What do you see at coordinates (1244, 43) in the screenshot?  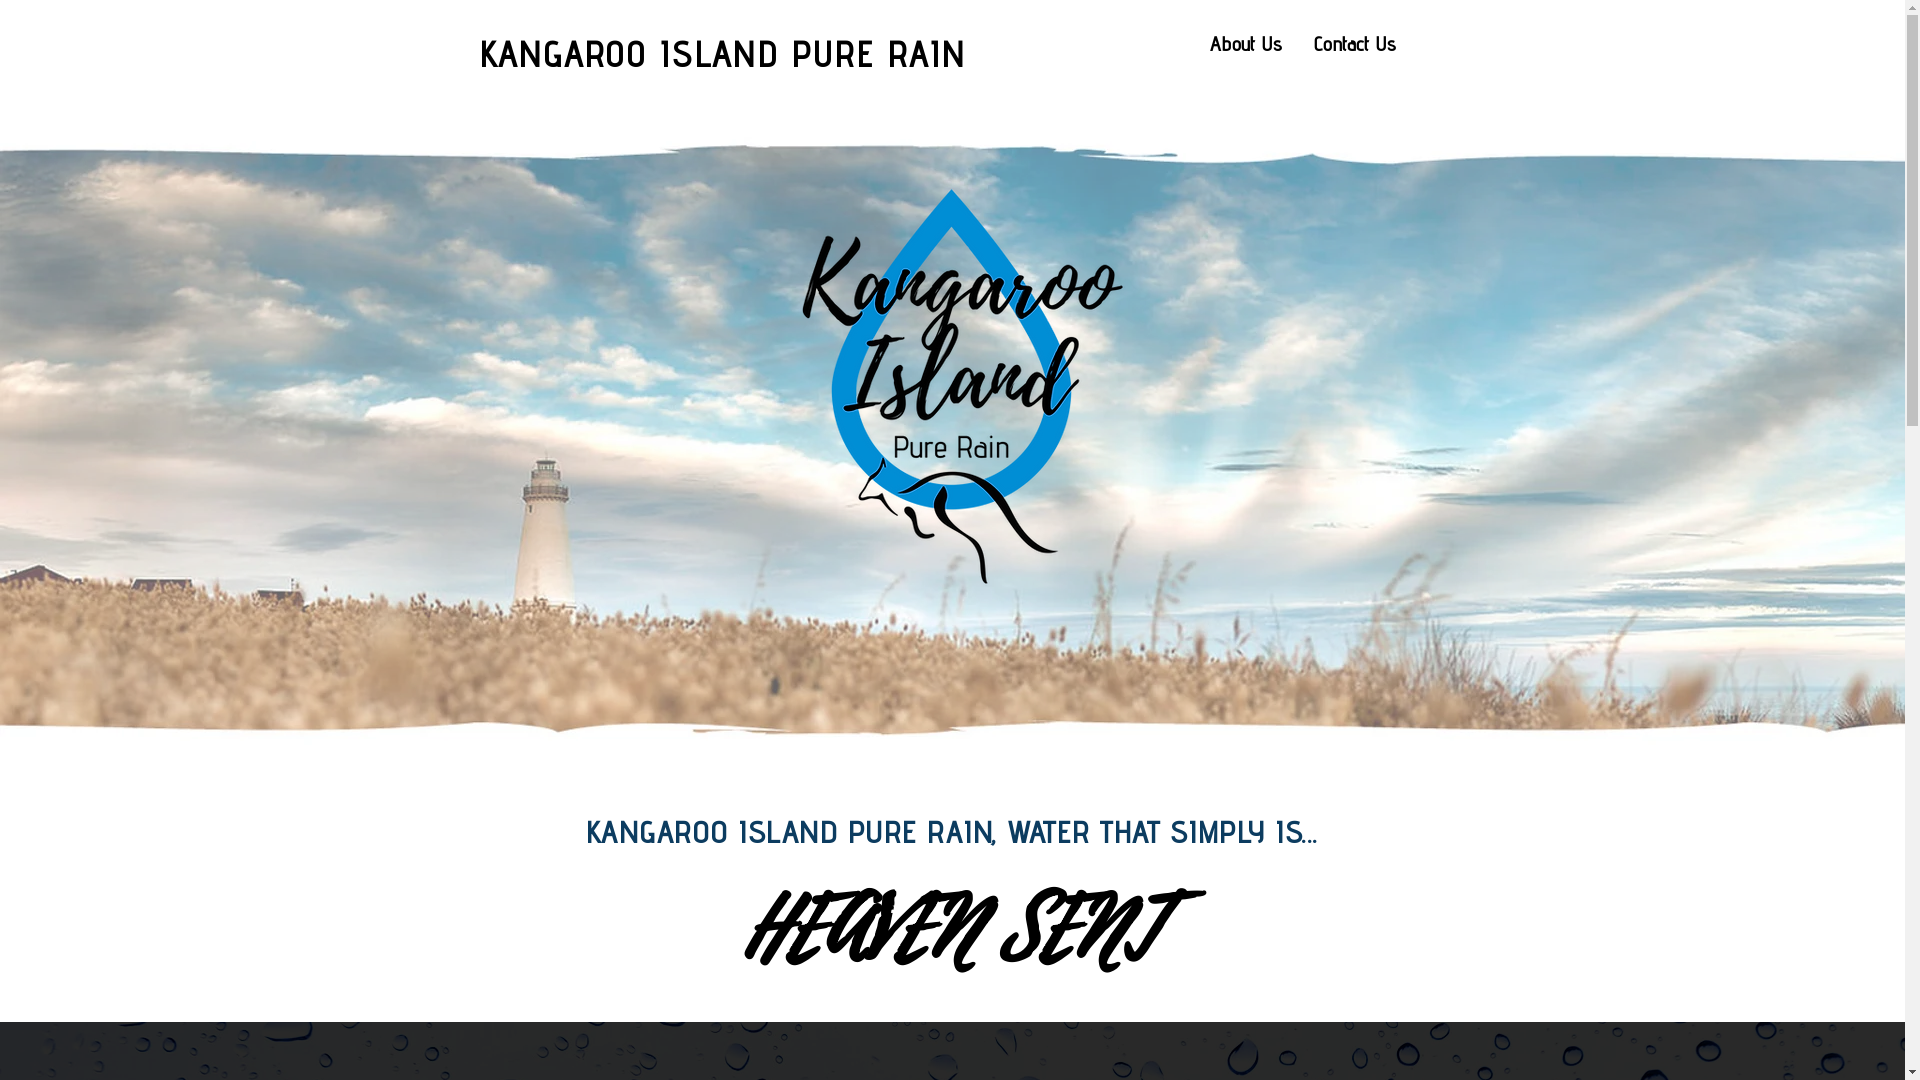 I see `'About Us'` at bounding box center [1244, 43].